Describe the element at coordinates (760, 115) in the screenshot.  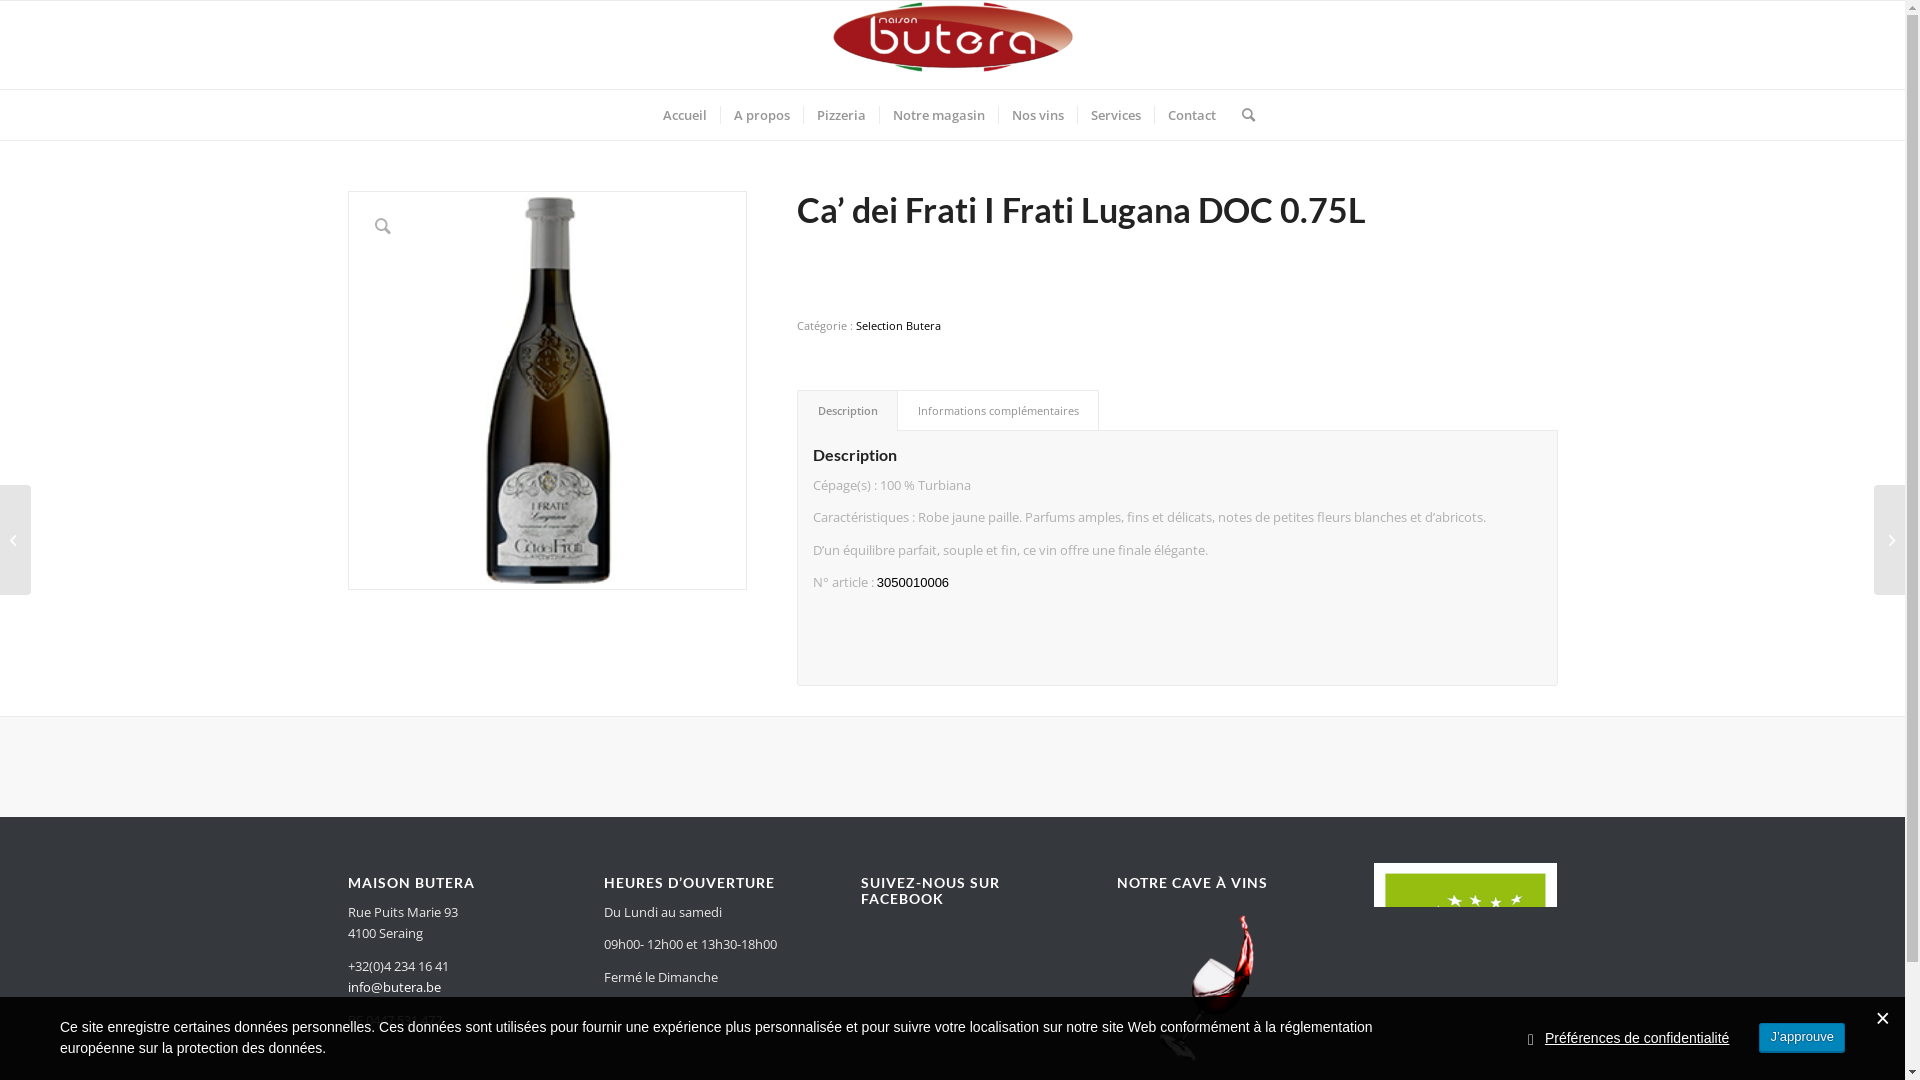
I see `'A propos'` at that location.